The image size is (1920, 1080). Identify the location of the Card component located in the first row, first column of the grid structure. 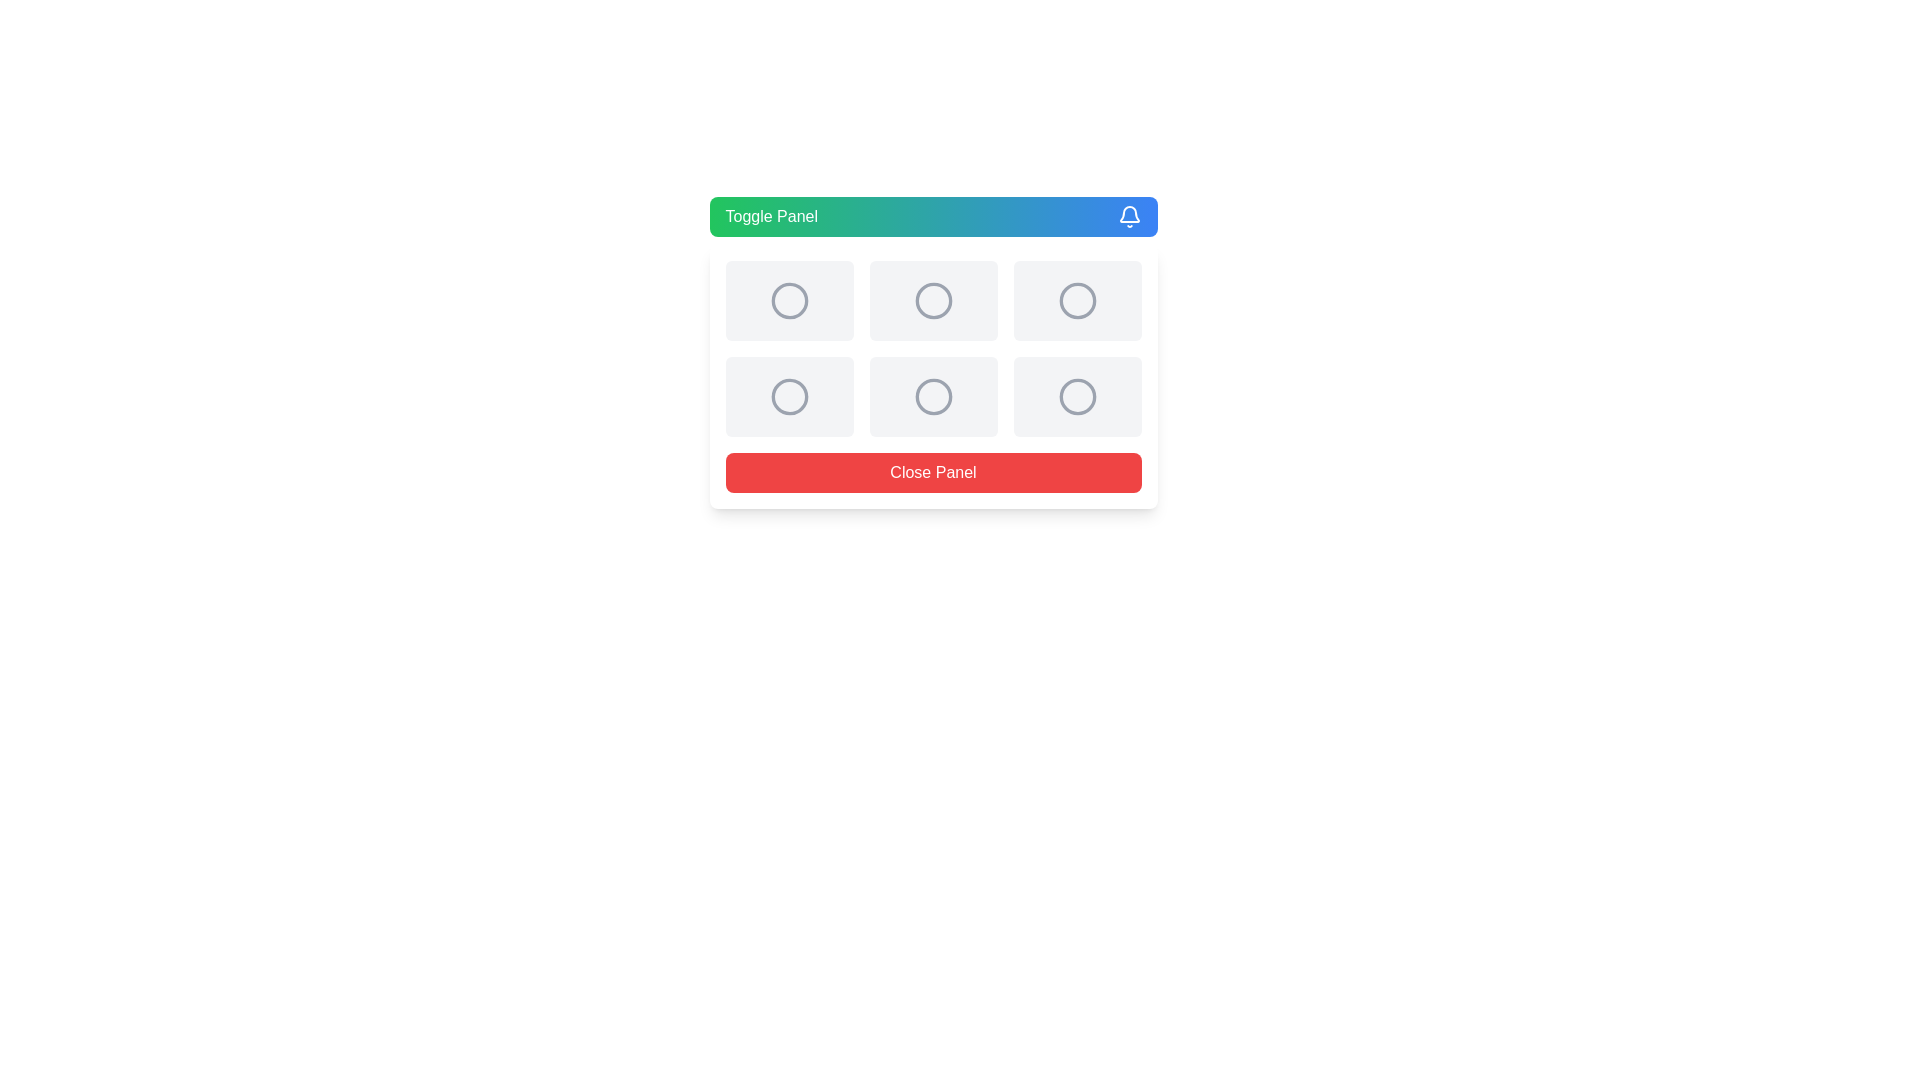
(788, 300).